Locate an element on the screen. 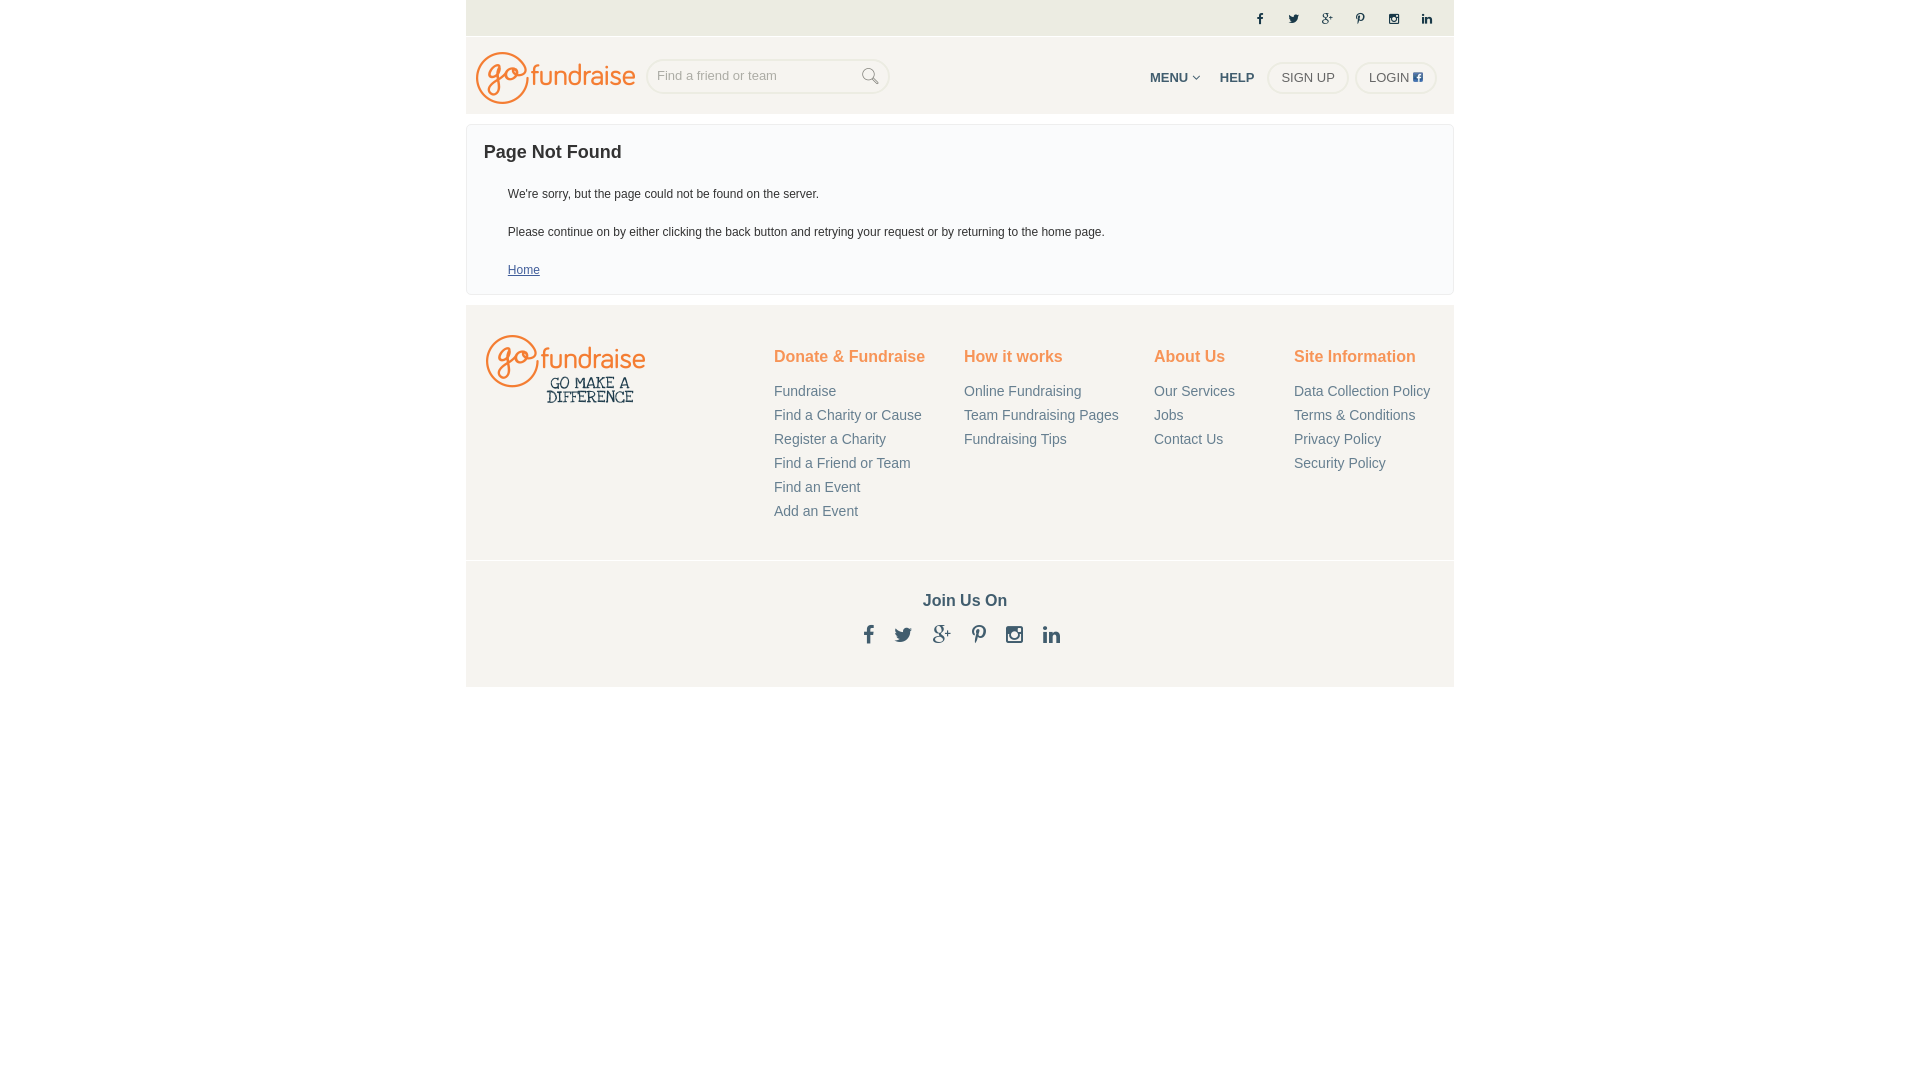 Image resolution: width=1920 pixels, height=1080 pixels. 'Privacy Policy' is located at coordinates (1372, 438).